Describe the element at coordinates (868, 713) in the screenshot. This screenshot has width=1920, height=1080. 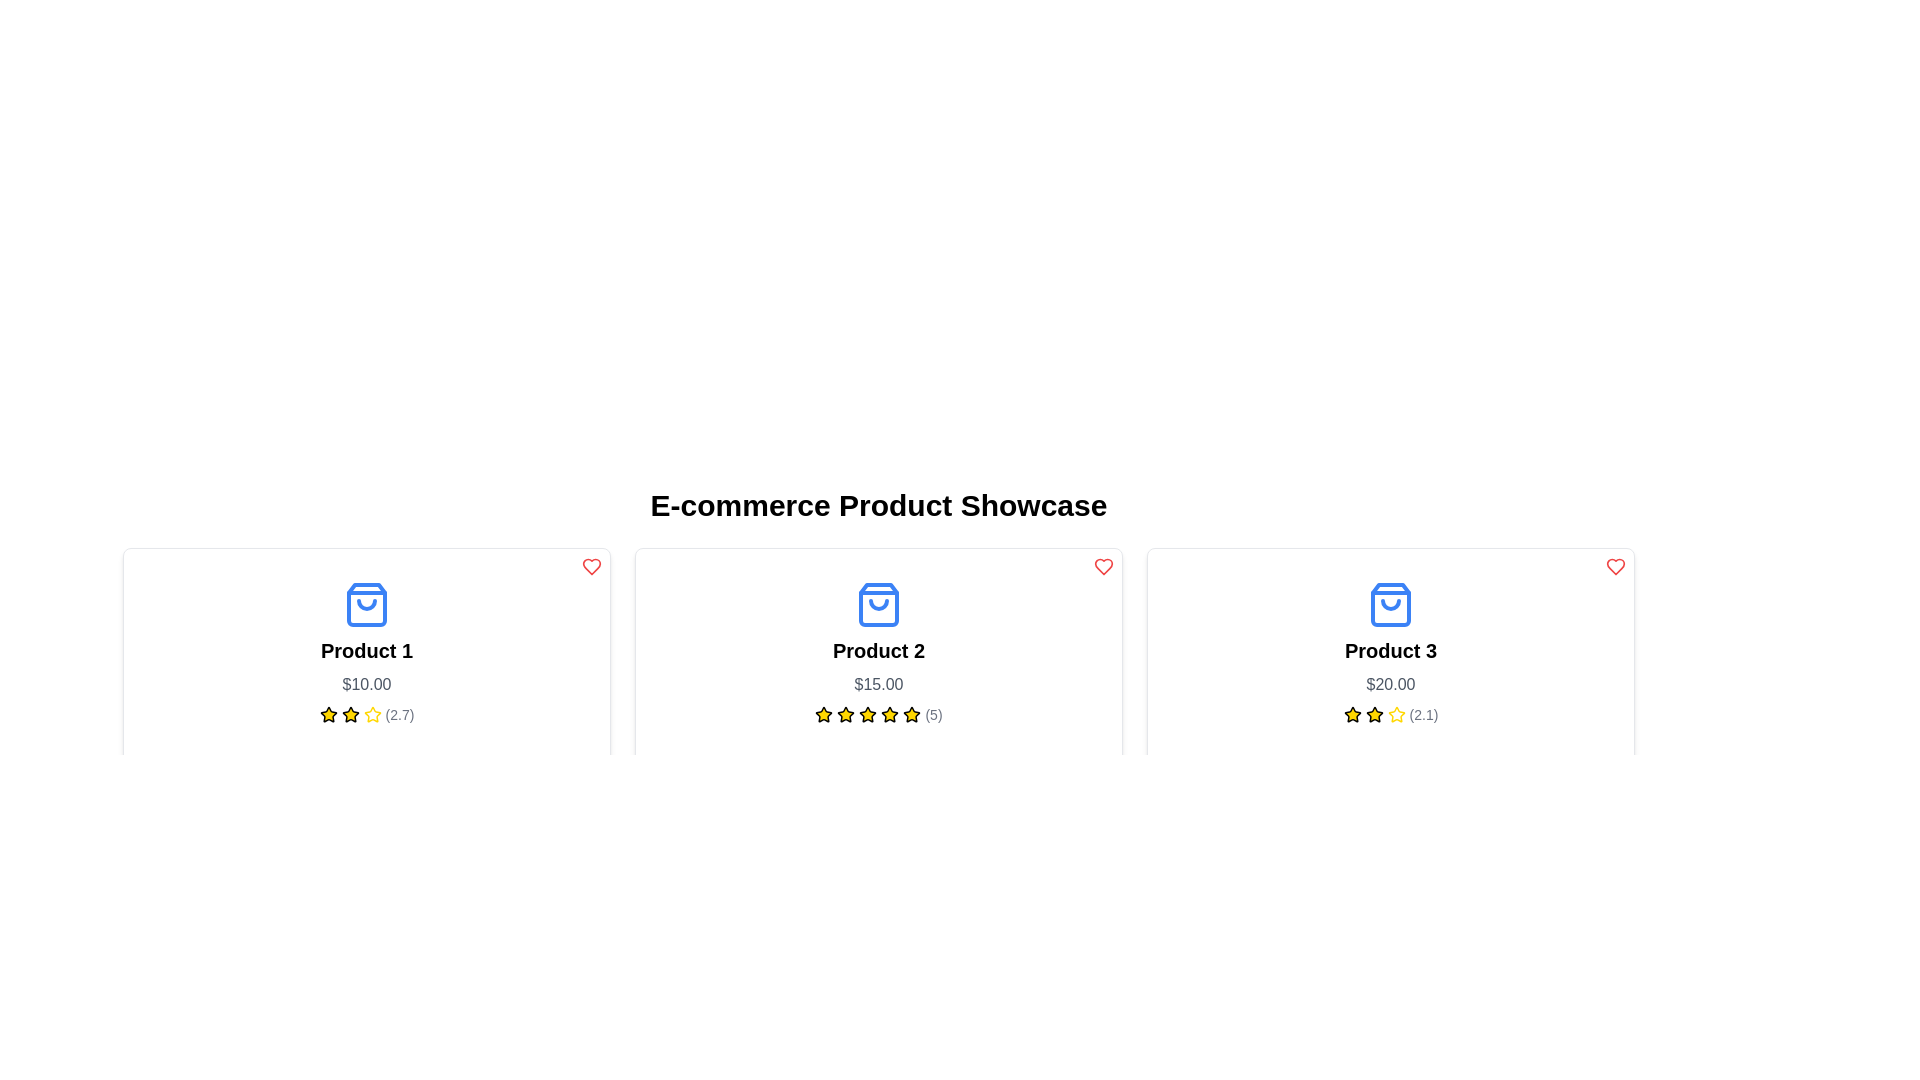
I see `the fifth star icon indicating the rating level under the 'Product 2' section` at that location.